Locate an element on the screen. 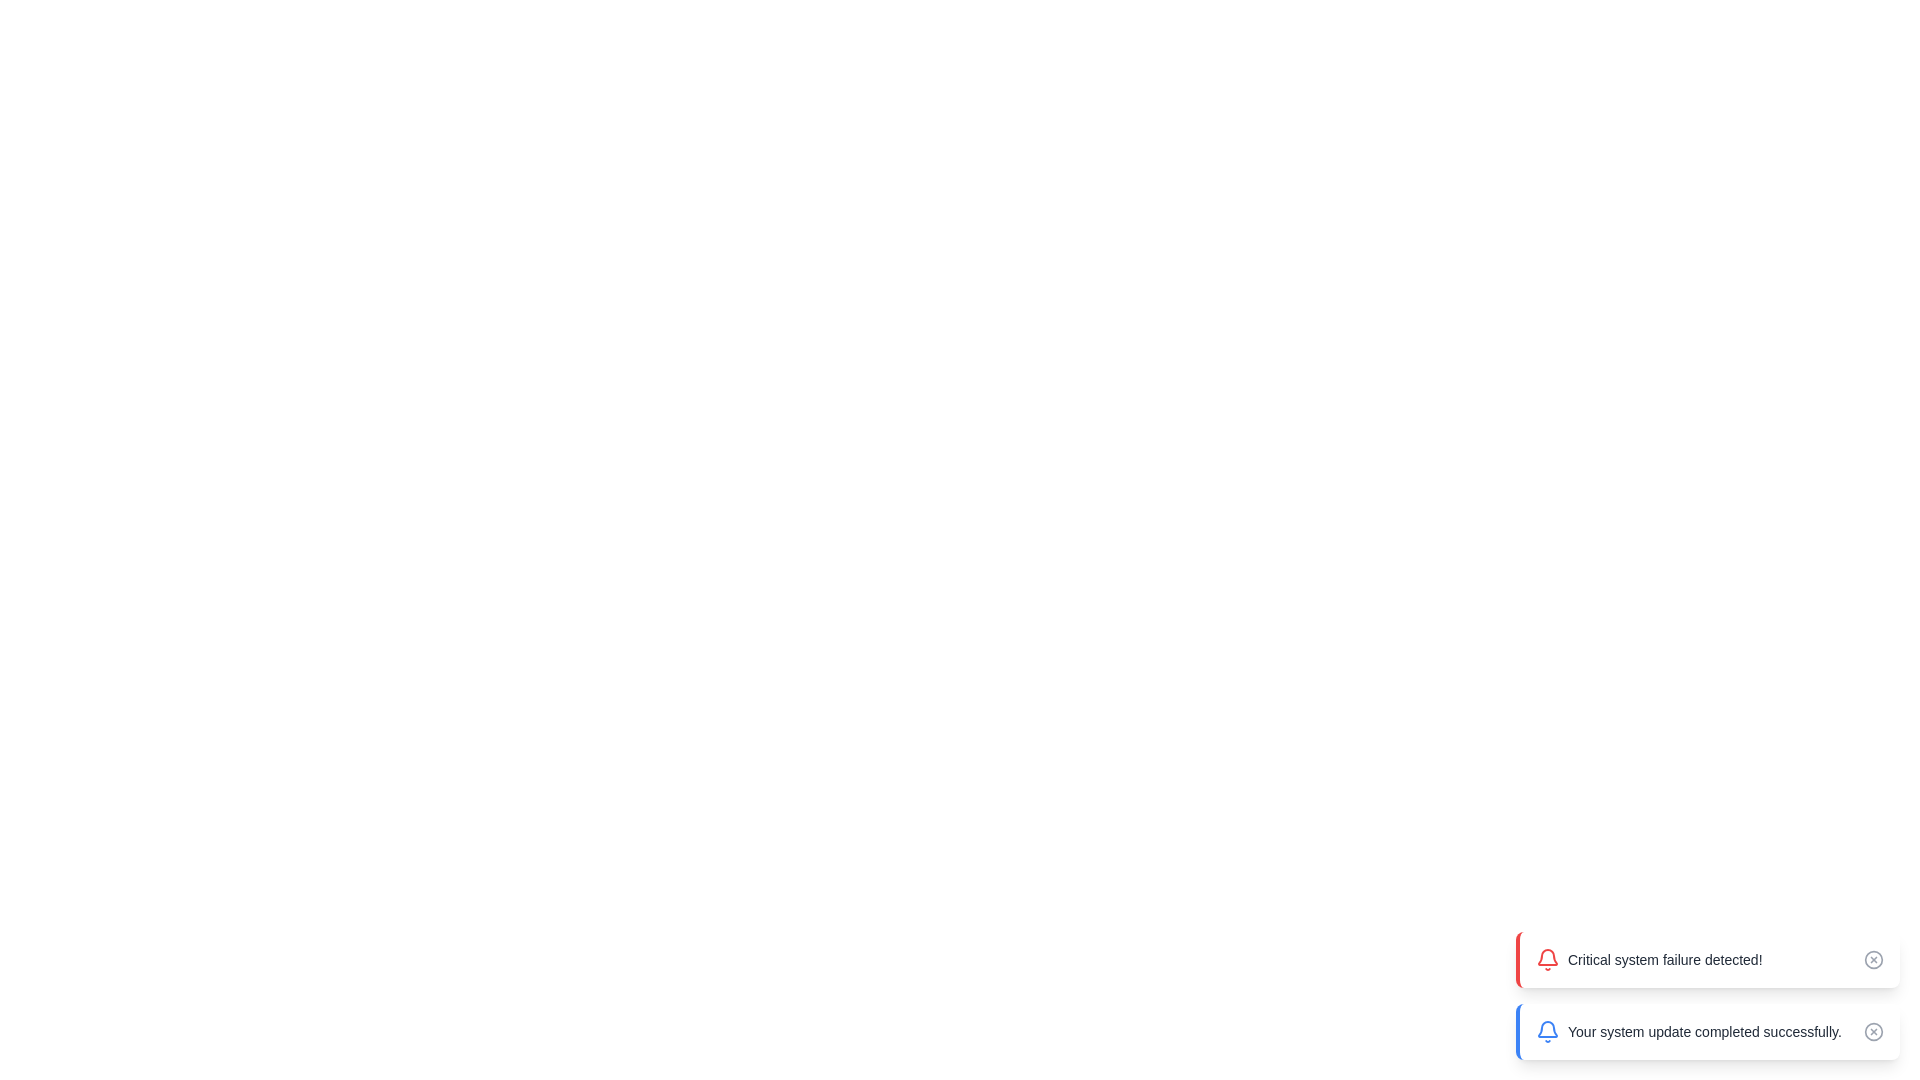 The height and width of the screenshot is (1080, 1920). the message container to observe the hover animation effect is located at coordinates (1707, 959).